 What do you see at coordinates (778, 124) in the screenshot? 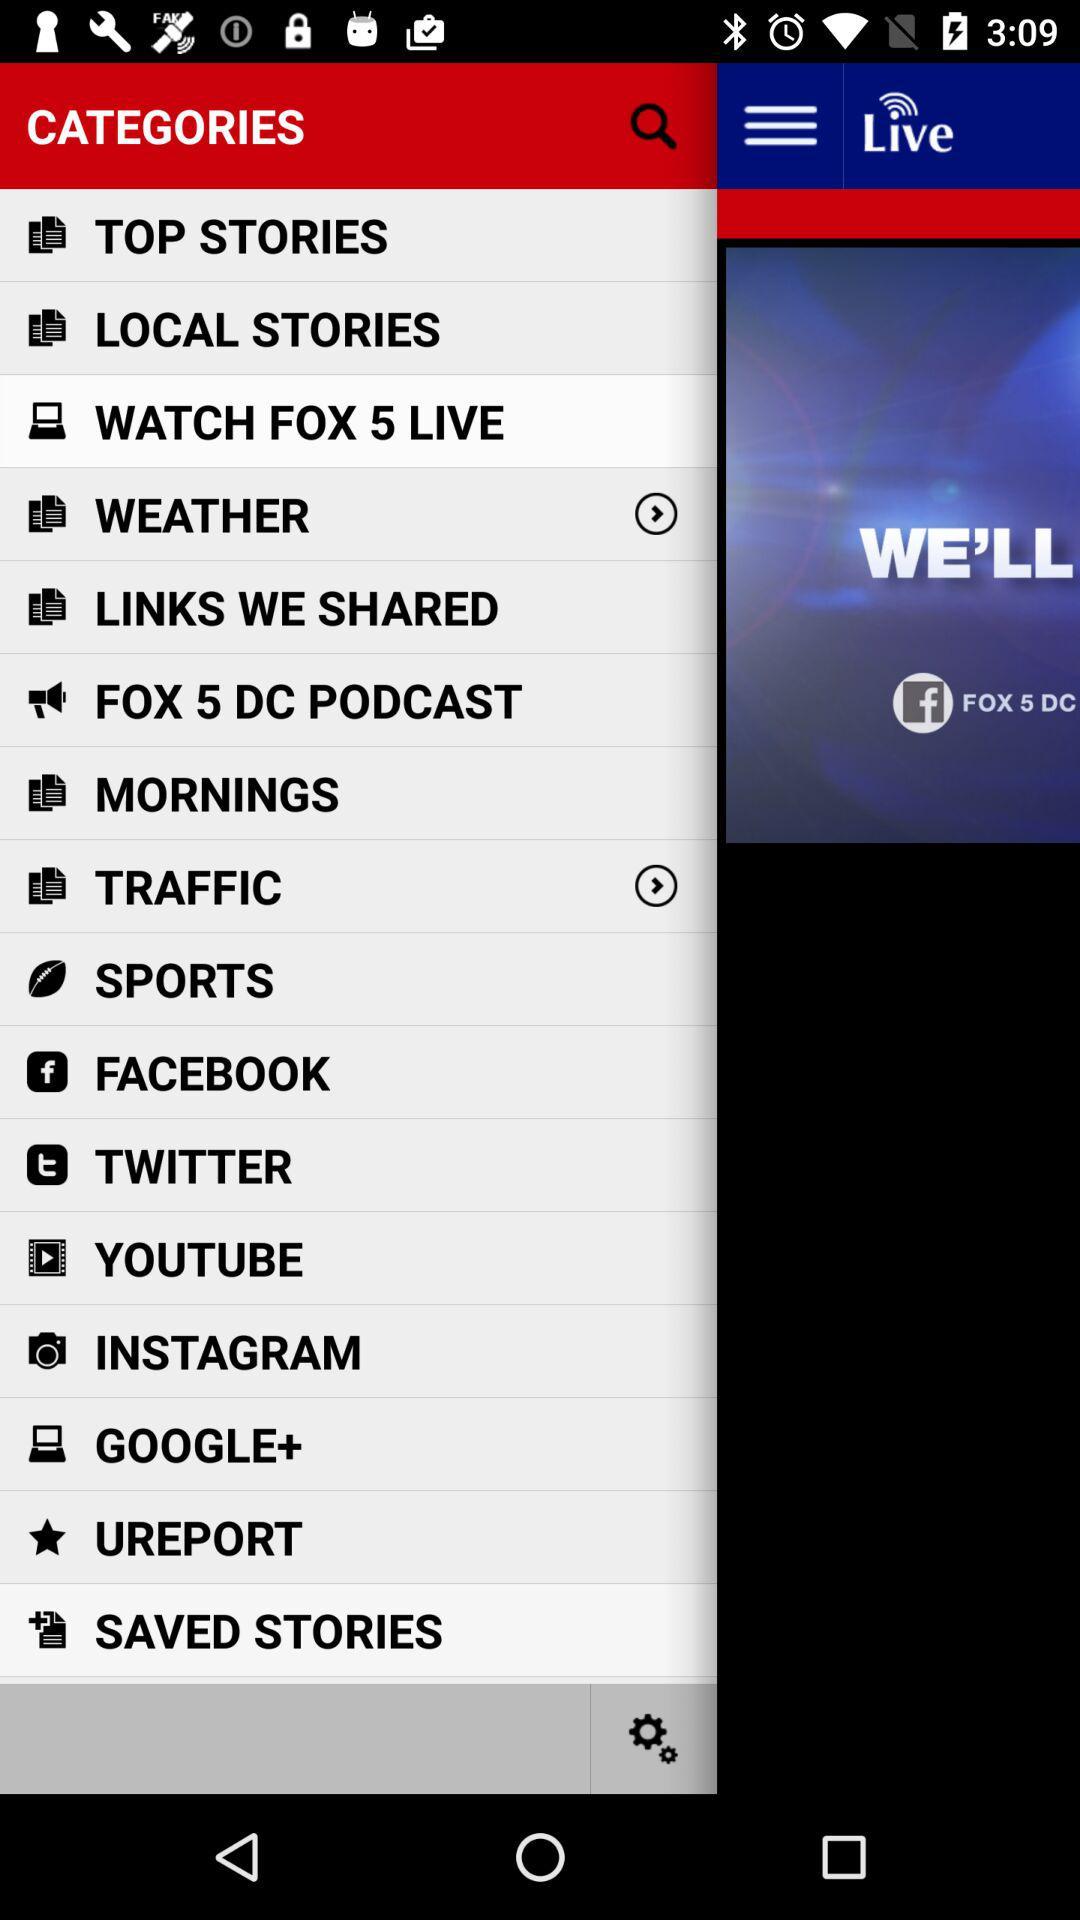
I see `the menu icon` at bounding box center [778, 124].